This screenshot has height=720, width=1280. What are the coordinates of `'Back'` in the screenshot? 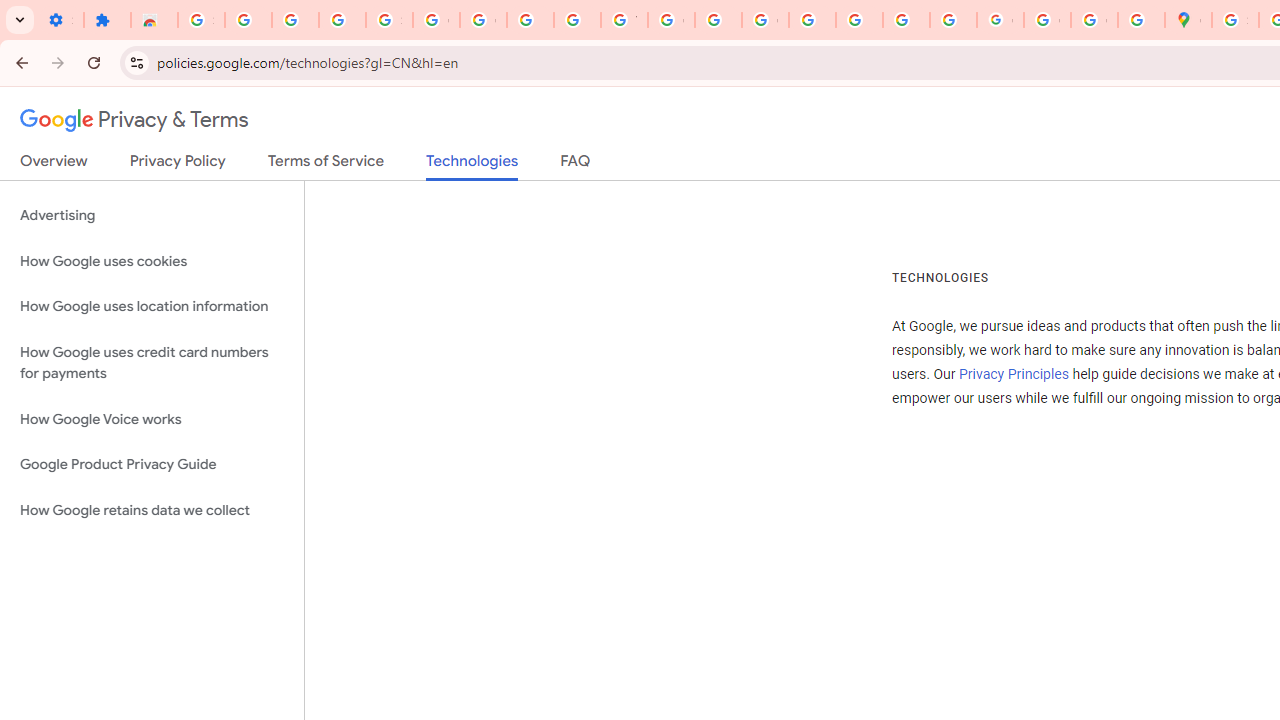 It's located at (19, 61).